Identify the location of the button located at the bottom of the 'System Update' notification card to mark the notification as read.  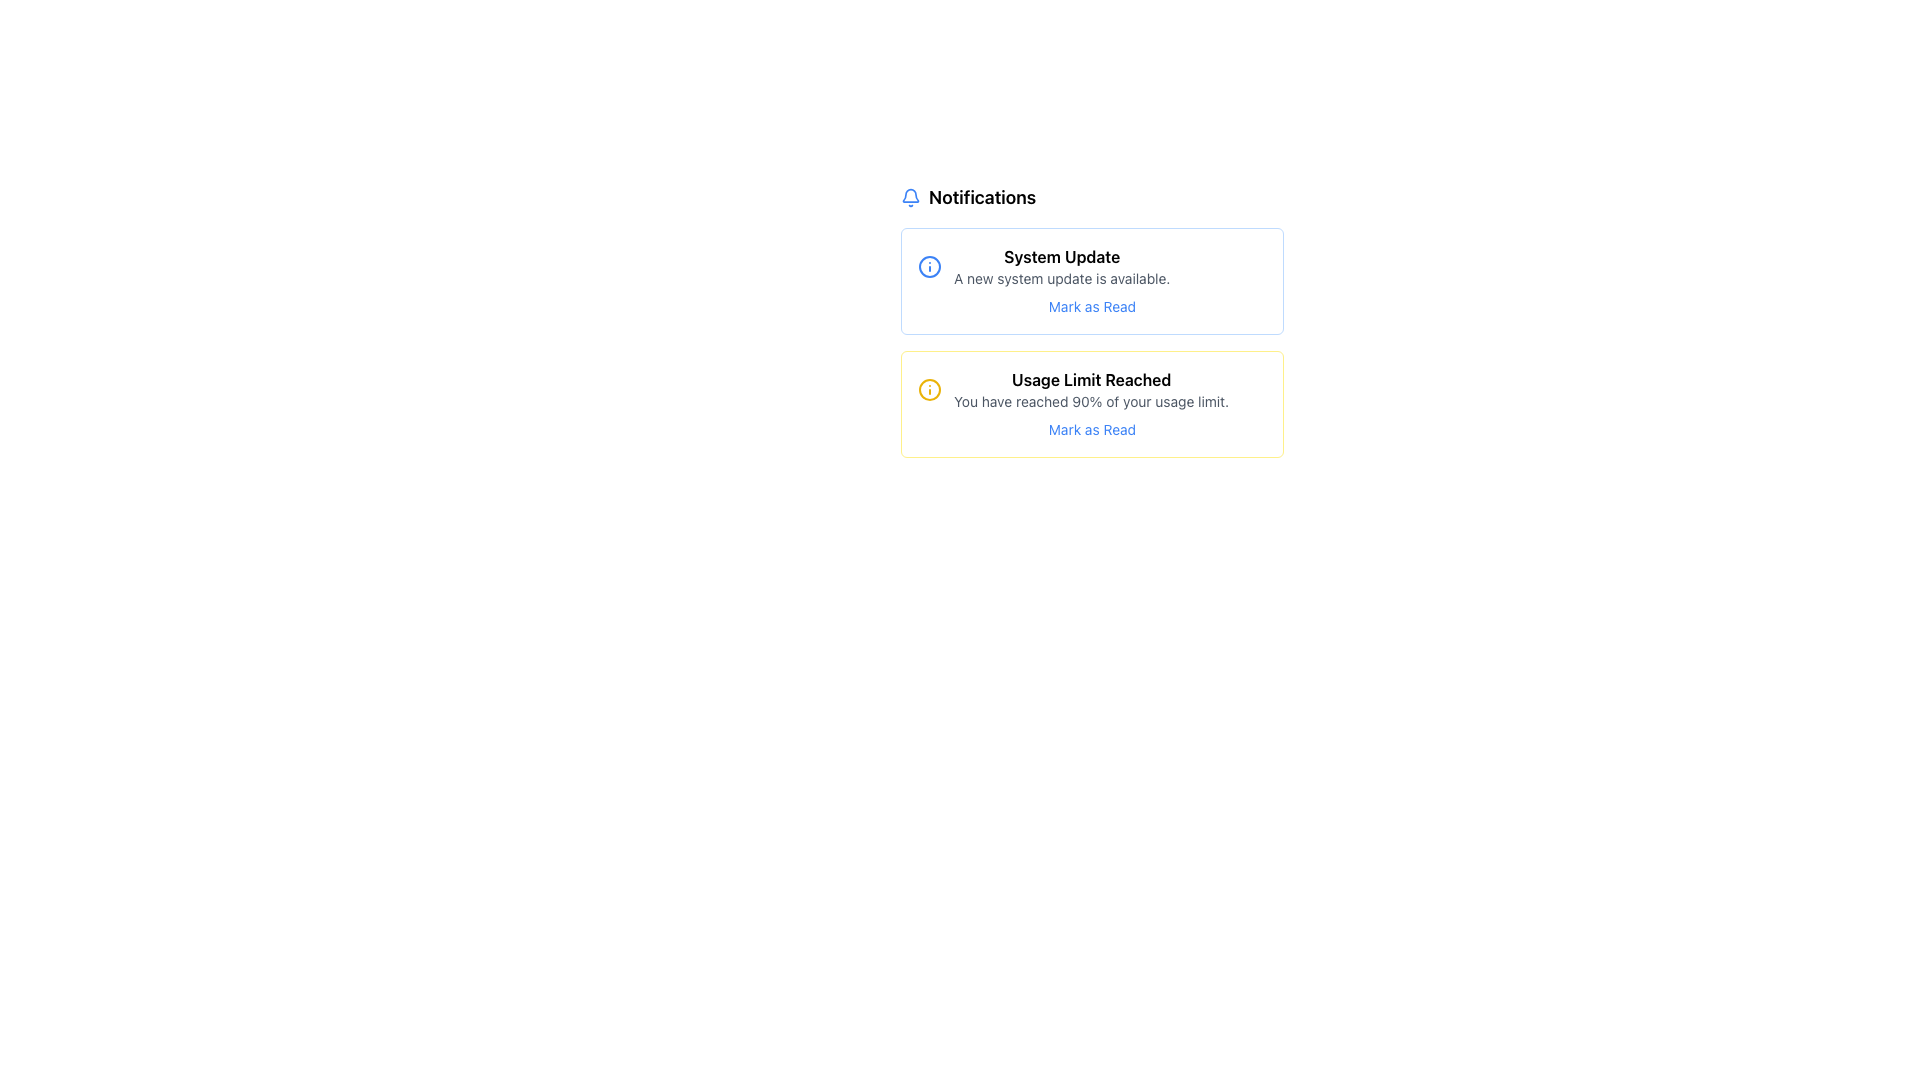
(1091, 307).